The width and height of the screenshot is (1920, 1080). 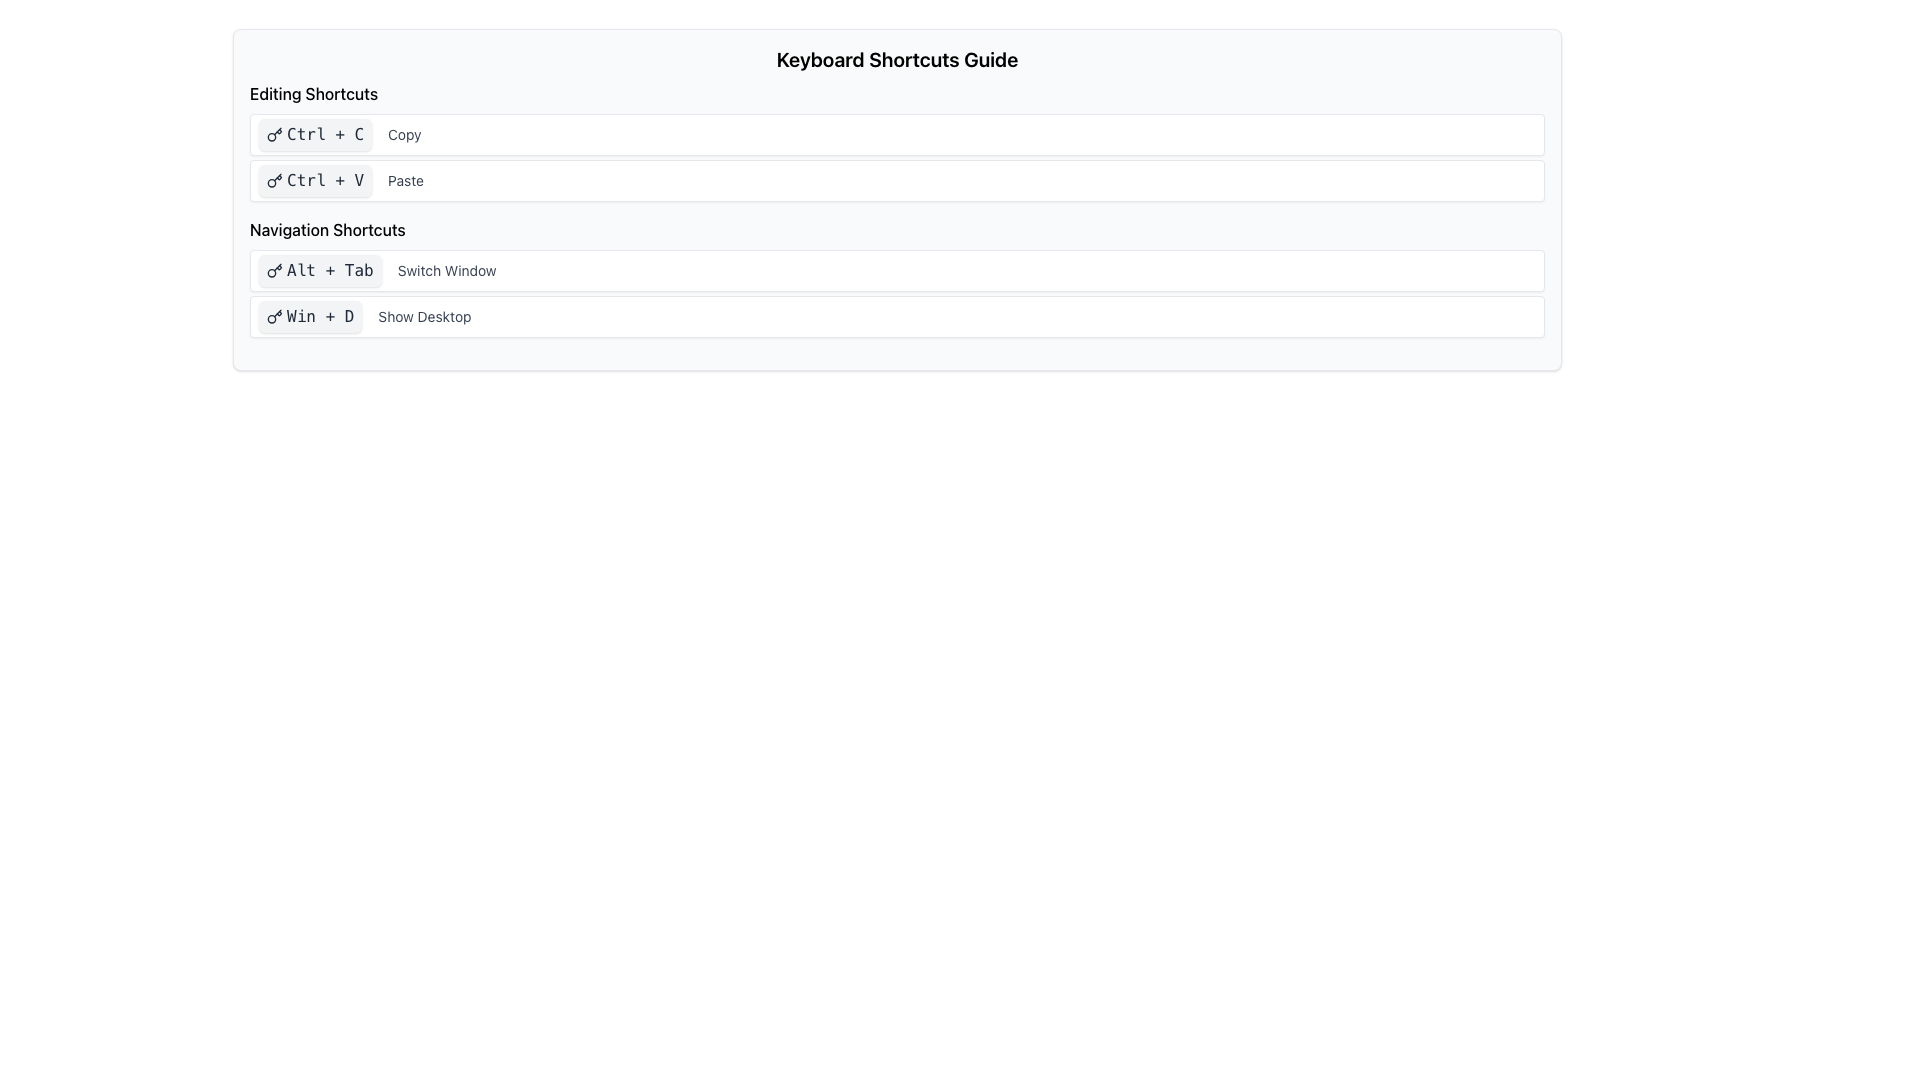 I want to click on the 'Ctrl + V' text display in the 'Editing Shortcuts' section, which visually represents the paste operation, so click(x=325, y=181).